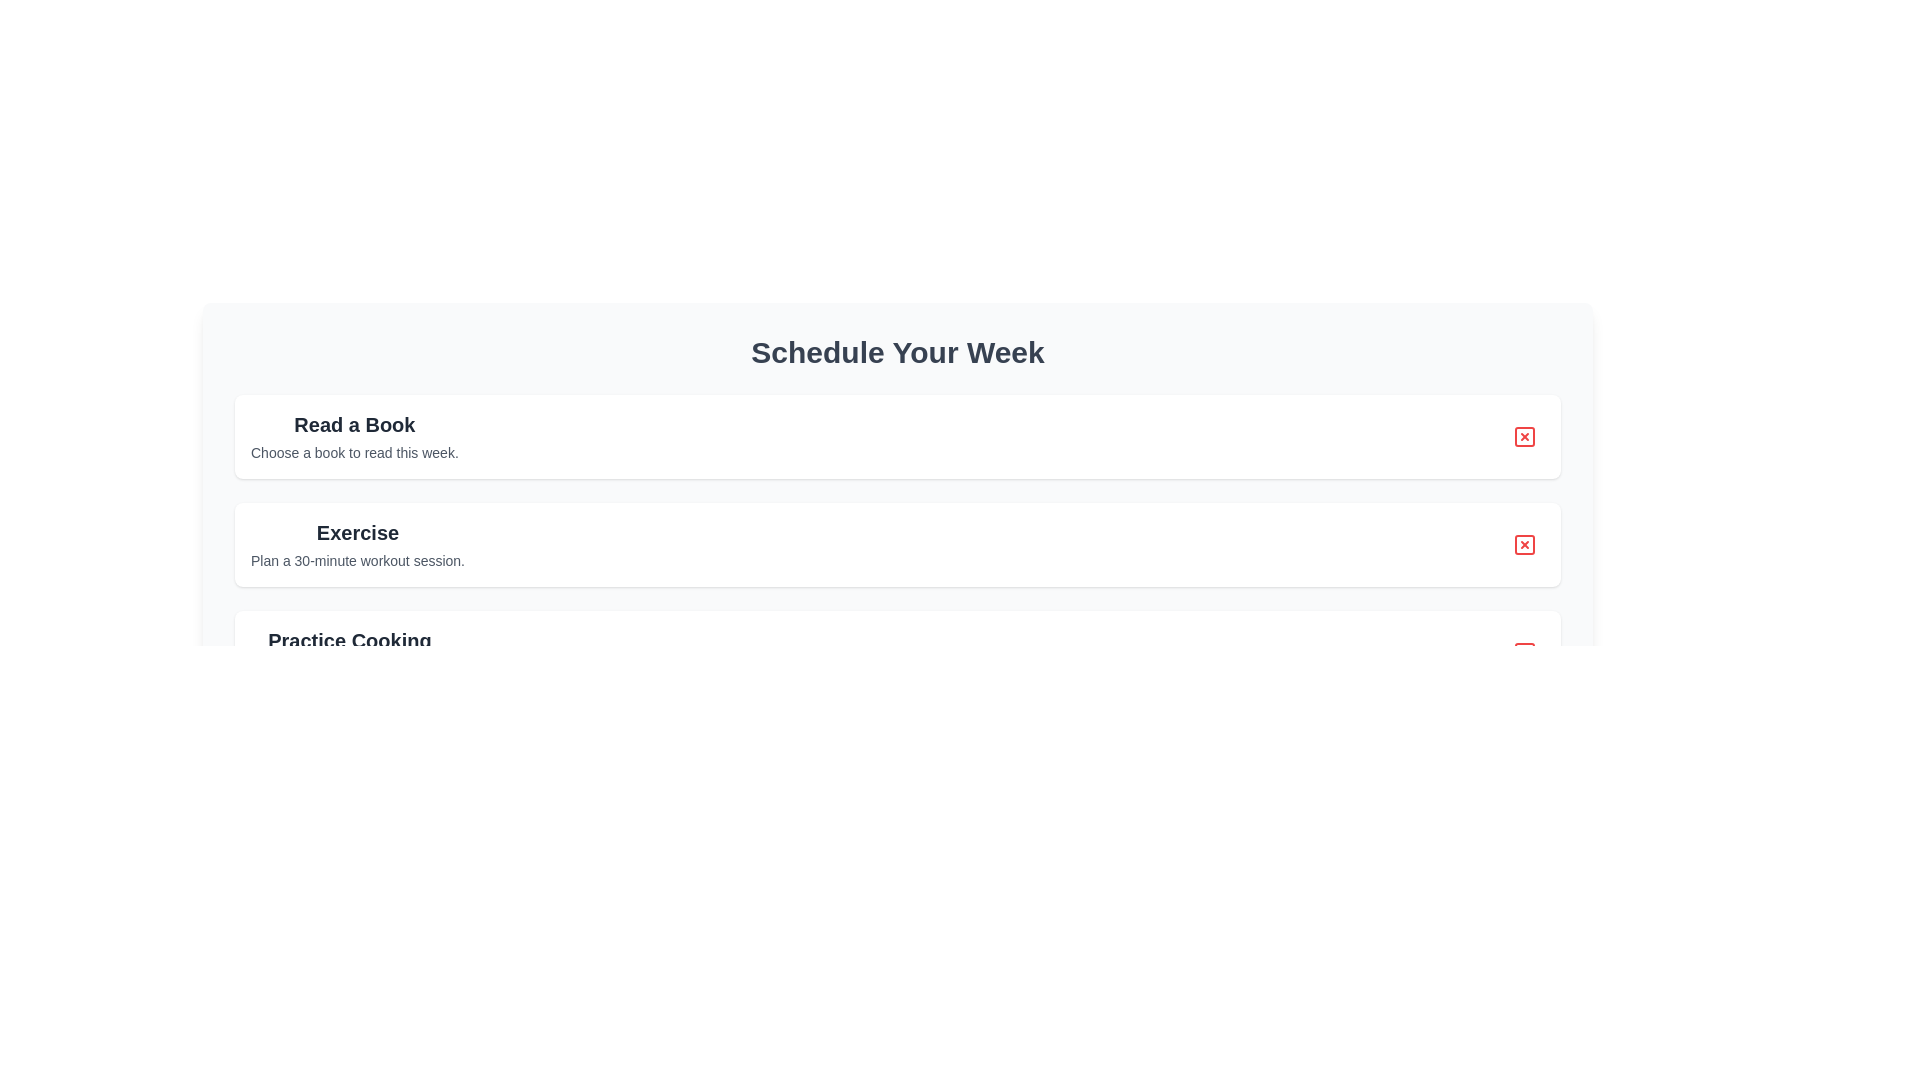 This screenshot has height=1080, width=1920. I want to click on the delete button located to the far right of the first task item in the vertical task list, so click(1524, 435).